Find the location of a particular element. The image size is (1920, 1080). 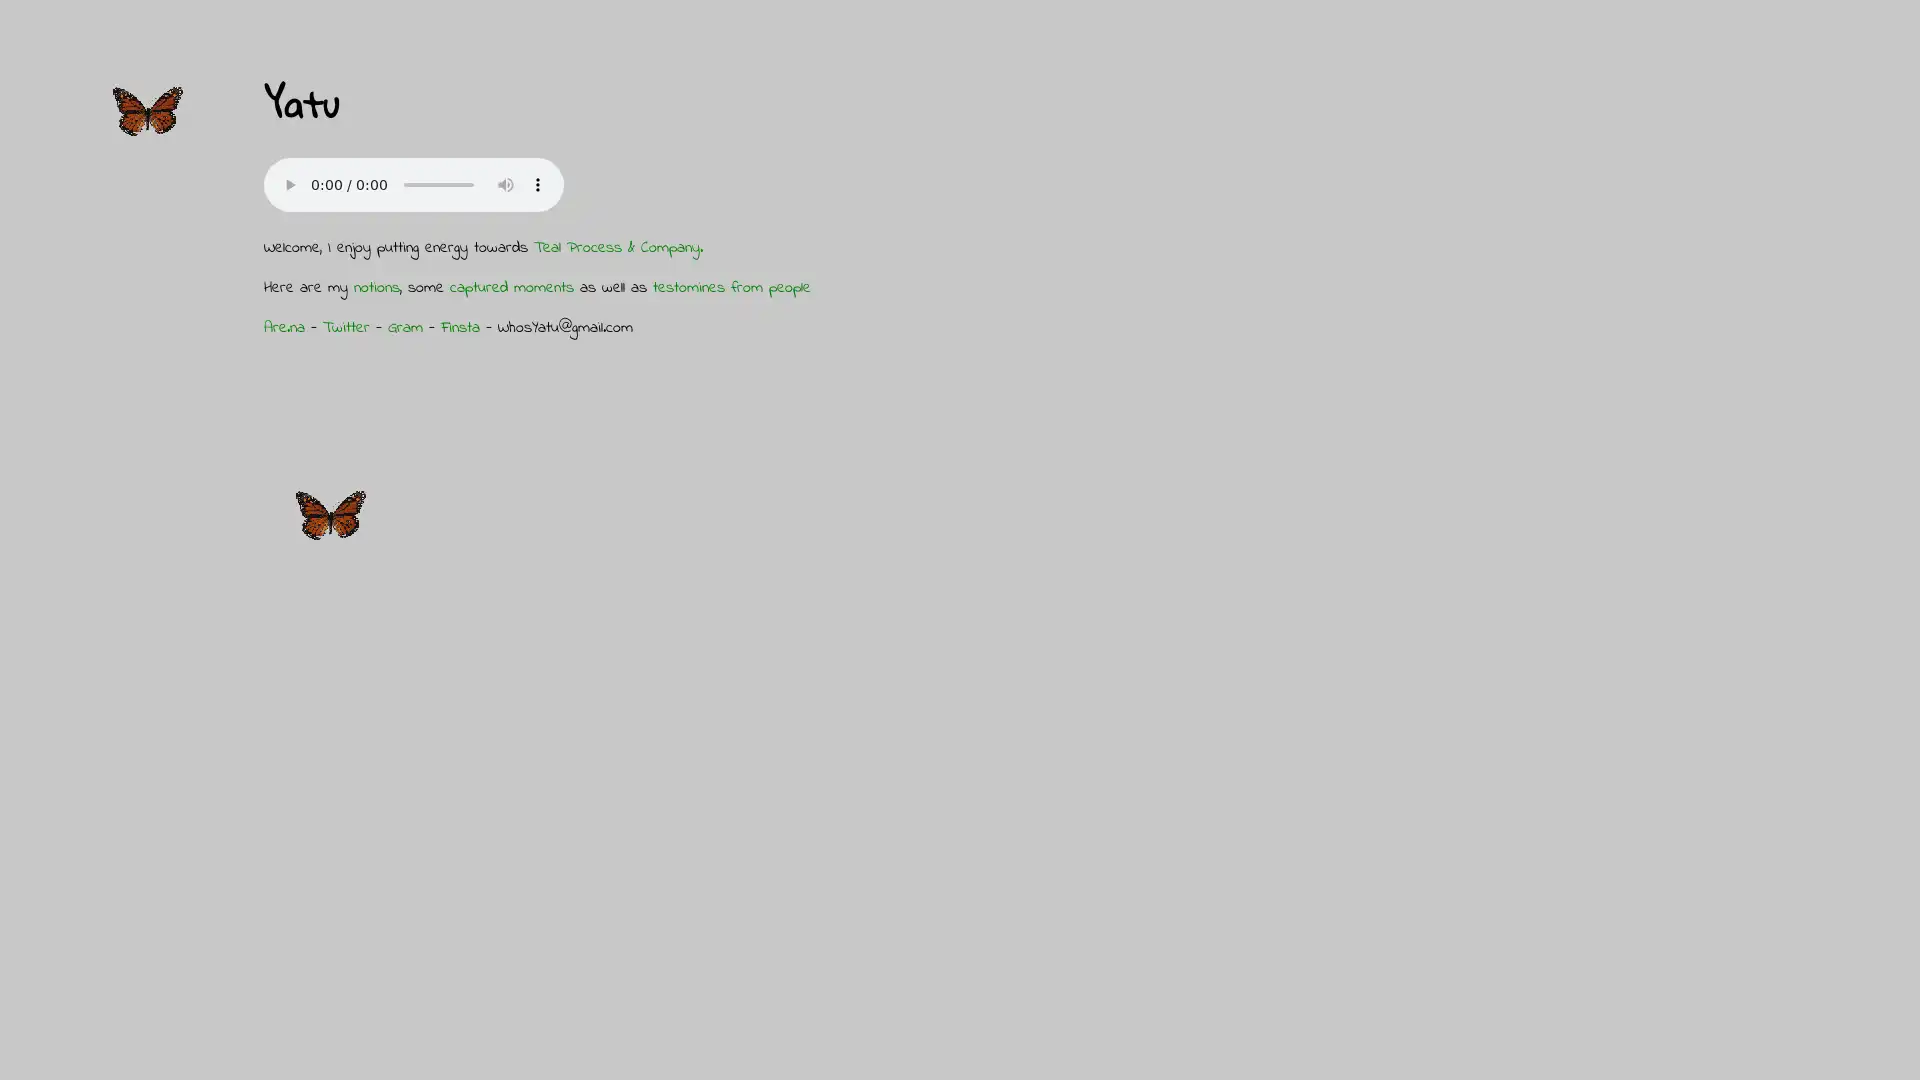

show more media controls is located at coordinates (537, 184).